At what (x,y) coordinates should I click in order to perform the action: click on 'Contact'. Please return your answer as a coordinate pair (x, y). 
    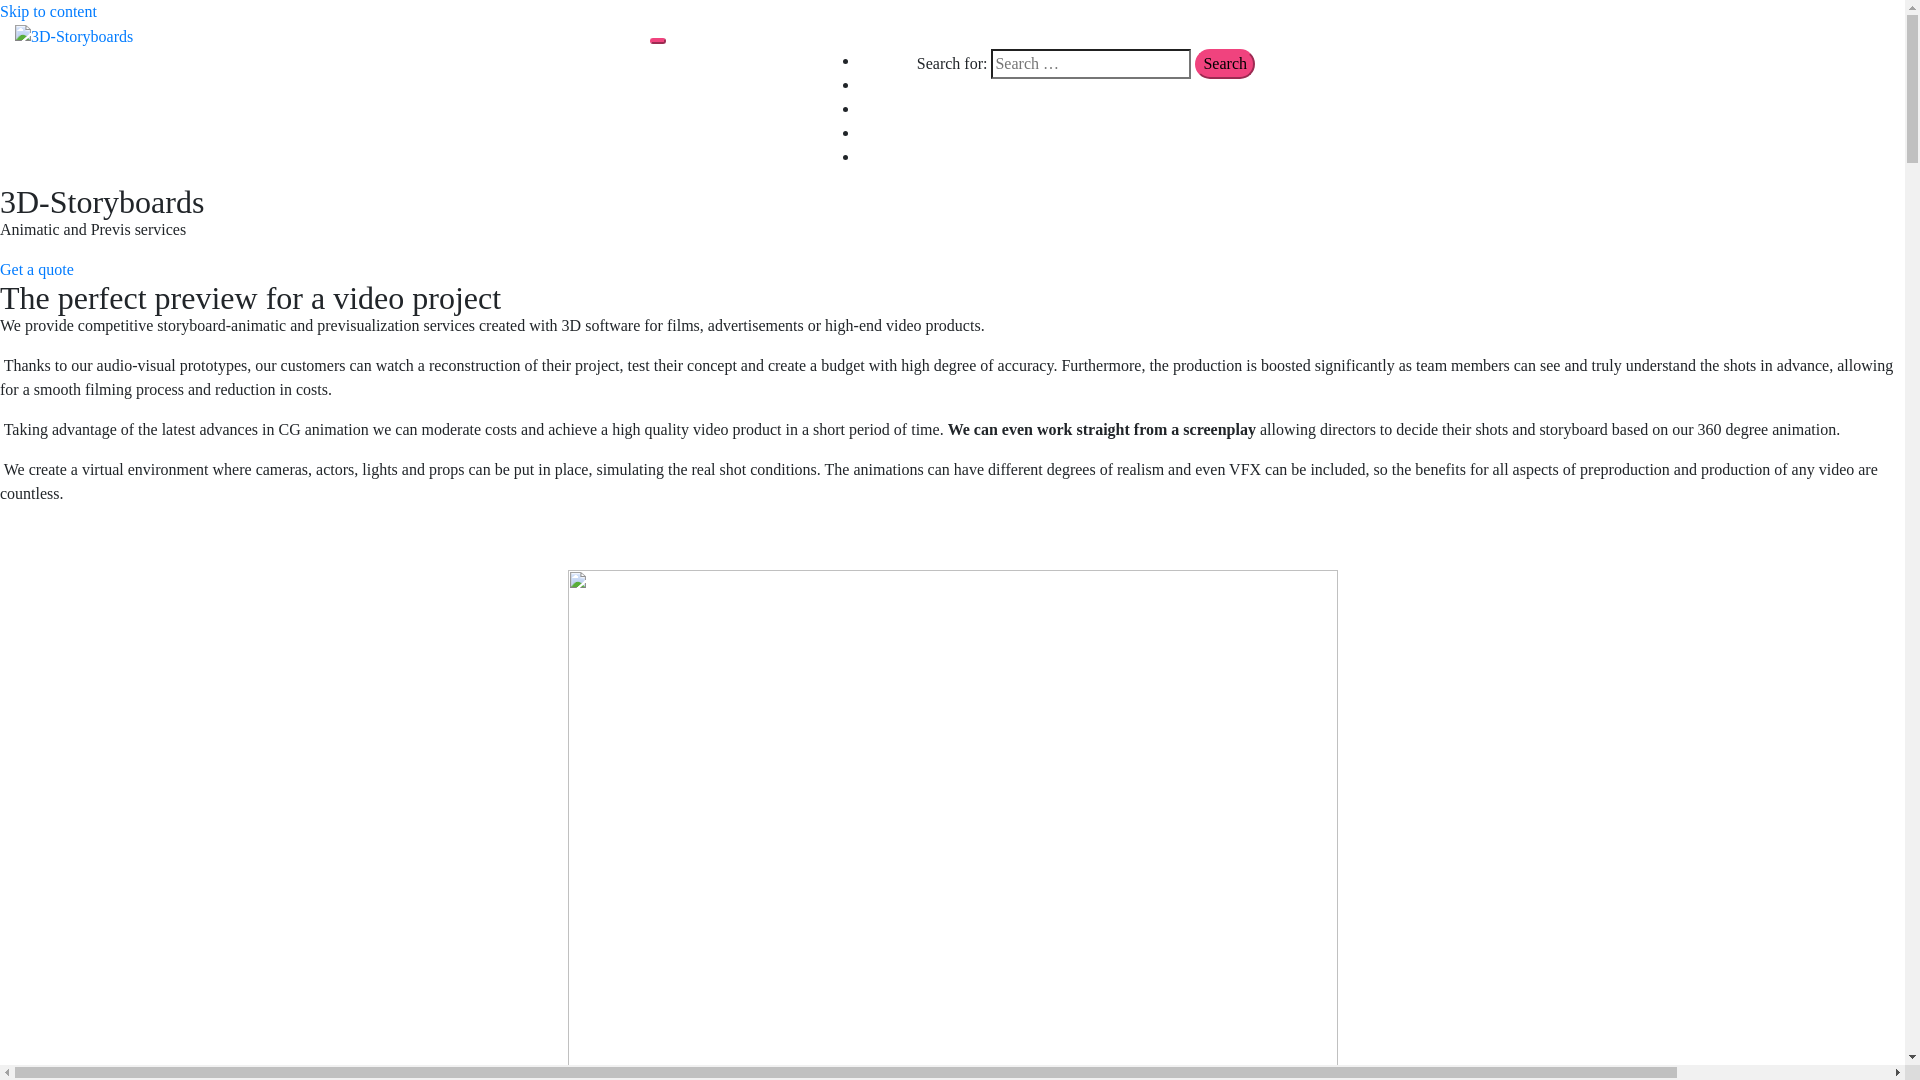
    Looking at the image, I should click on (882, 132).